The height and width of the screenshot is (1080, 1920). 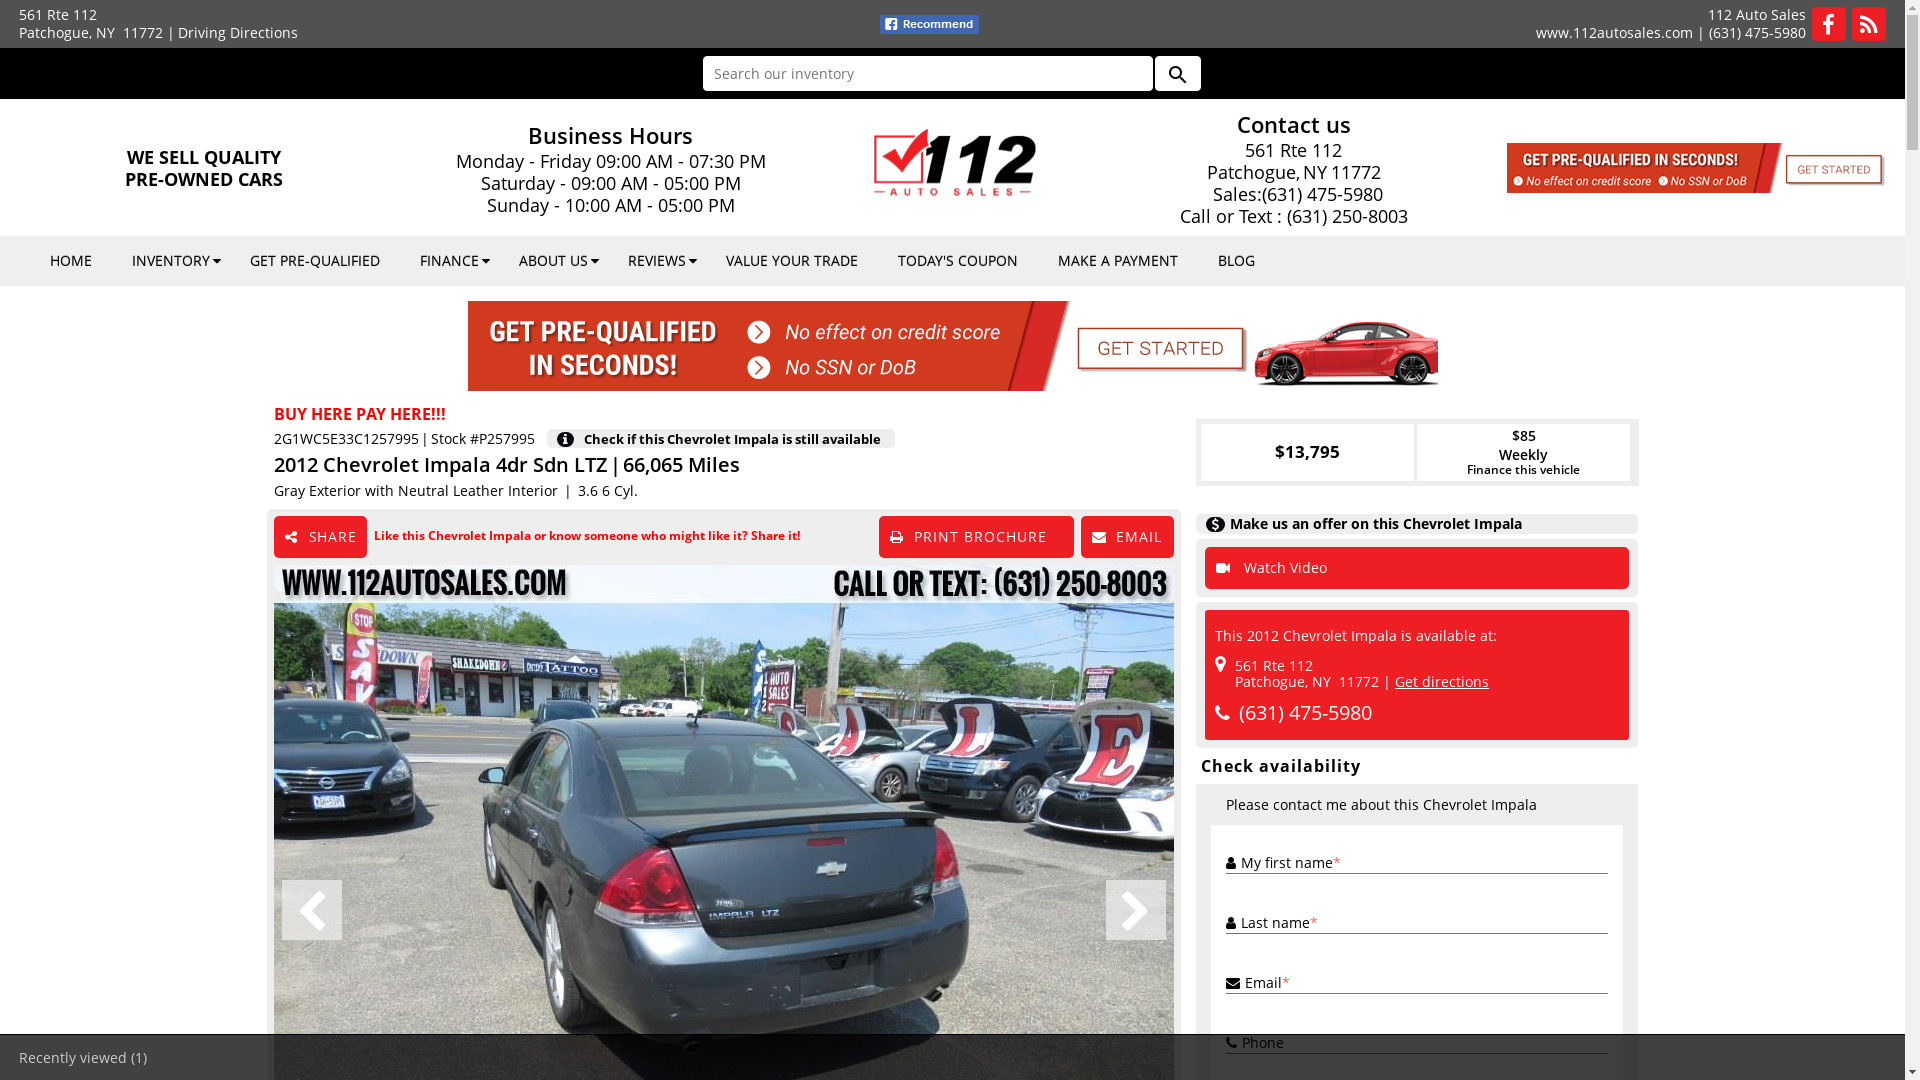 I want to click on 'GET PRE-QUALIFIED', so click(x=314, y=260).